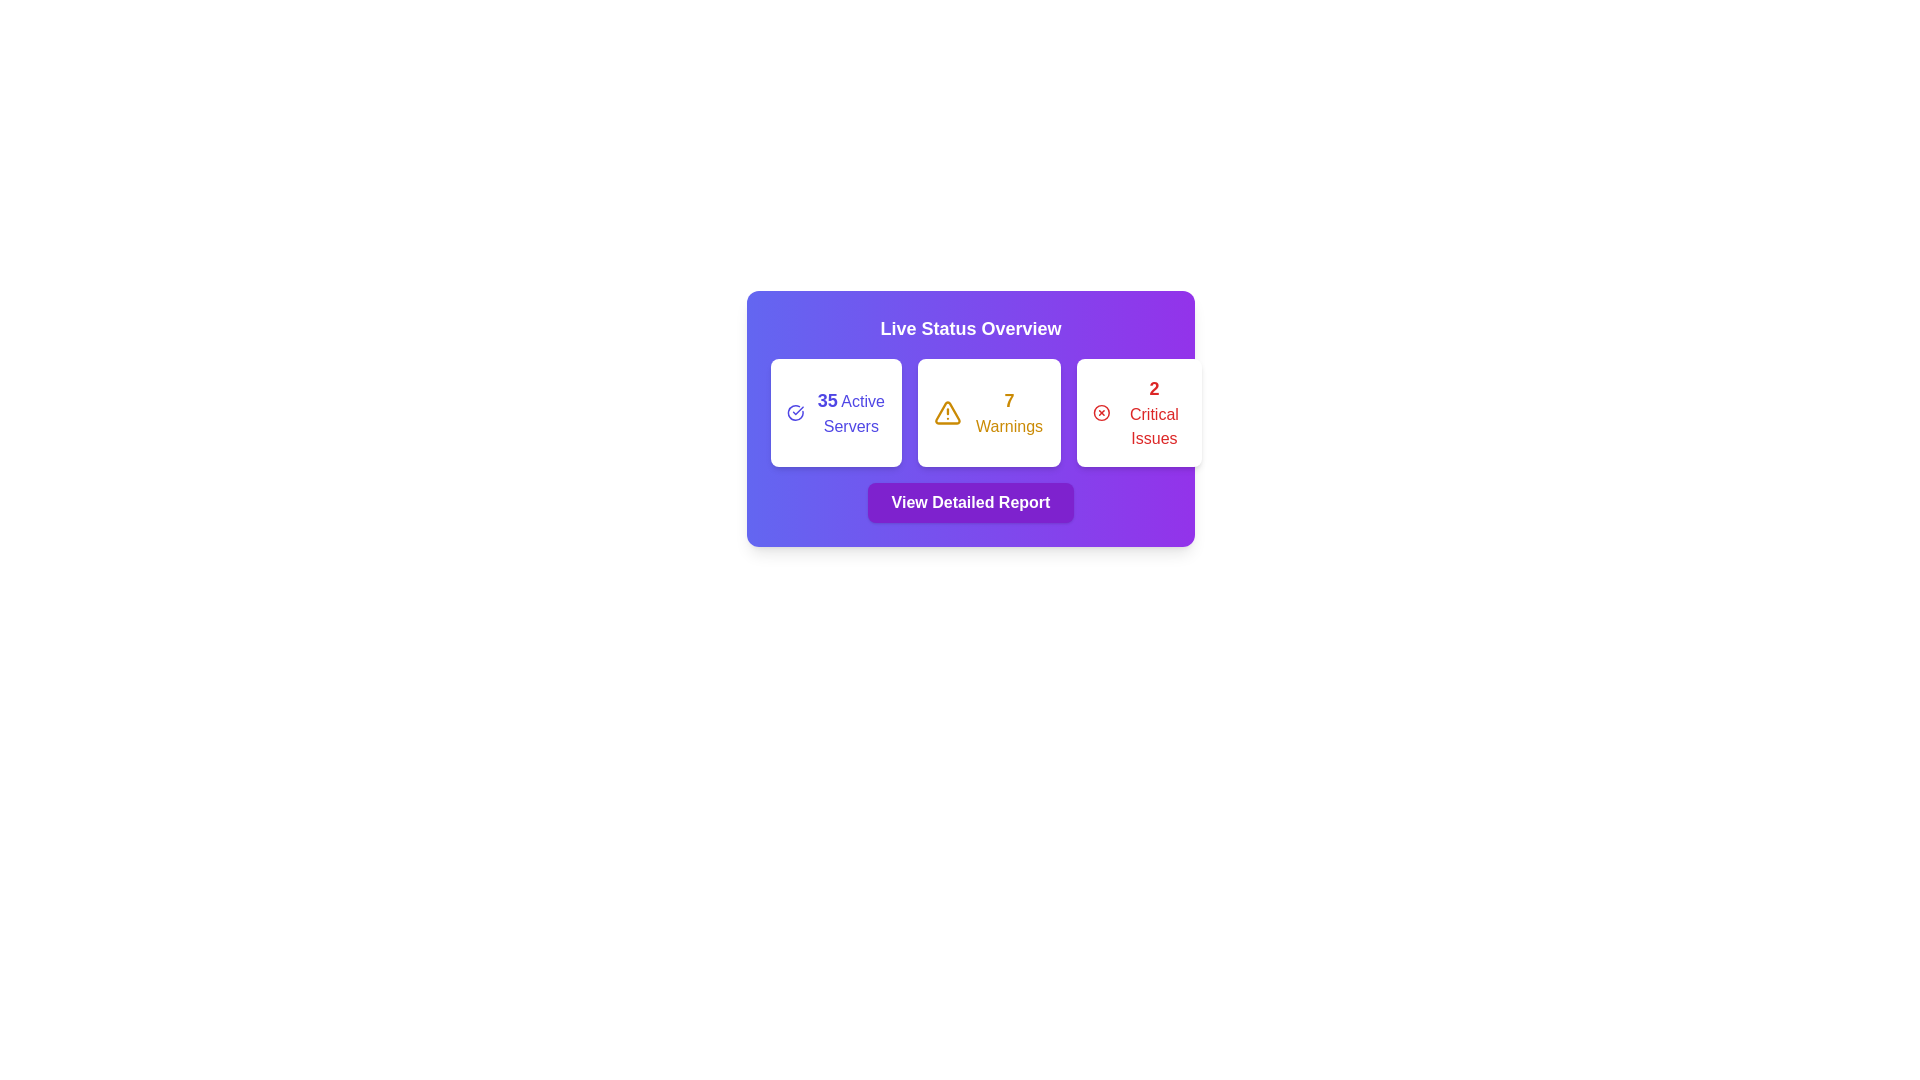  I want to click on the static text label displaying the number '7' in bold golden font, located slightly to the left of the center of the 'Warnings' box, so click(1009, 401).